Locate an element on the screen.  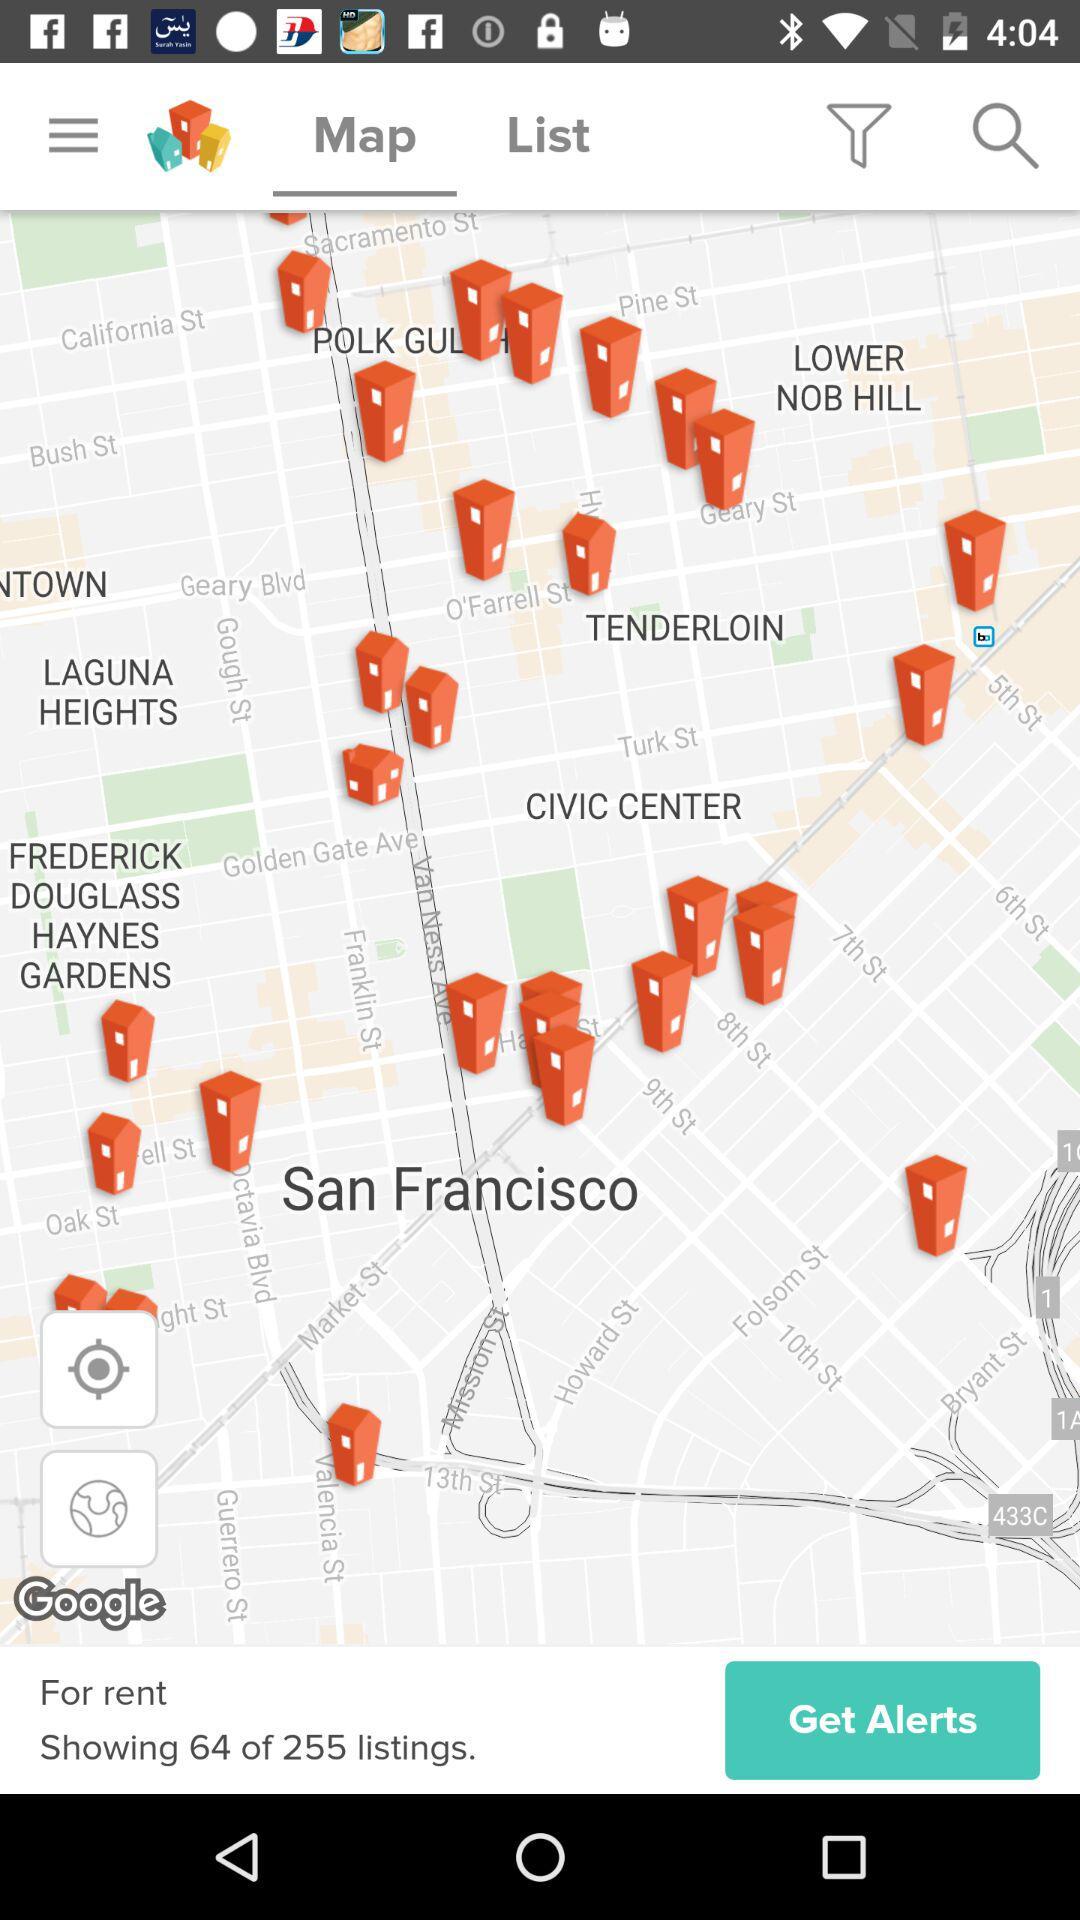
the icon at the bottom right corner is located at coordinates (881, 1719).